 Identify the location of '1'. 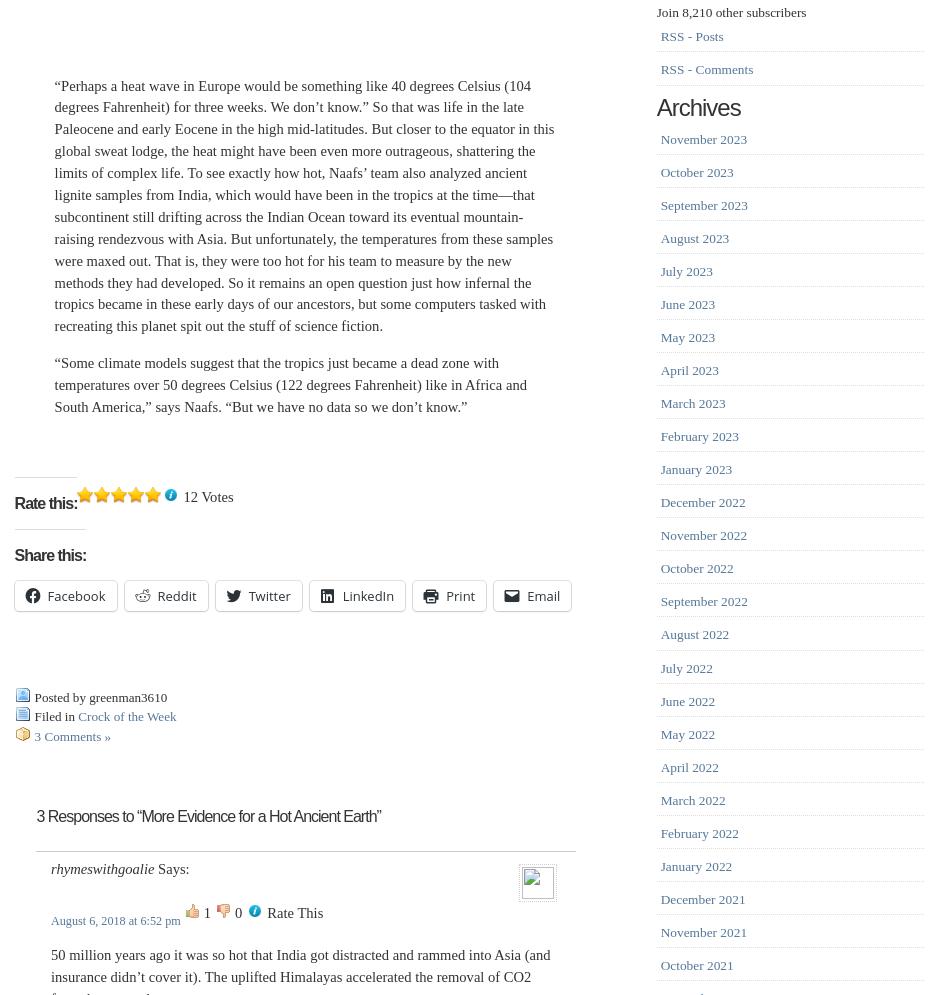
(201, 912).